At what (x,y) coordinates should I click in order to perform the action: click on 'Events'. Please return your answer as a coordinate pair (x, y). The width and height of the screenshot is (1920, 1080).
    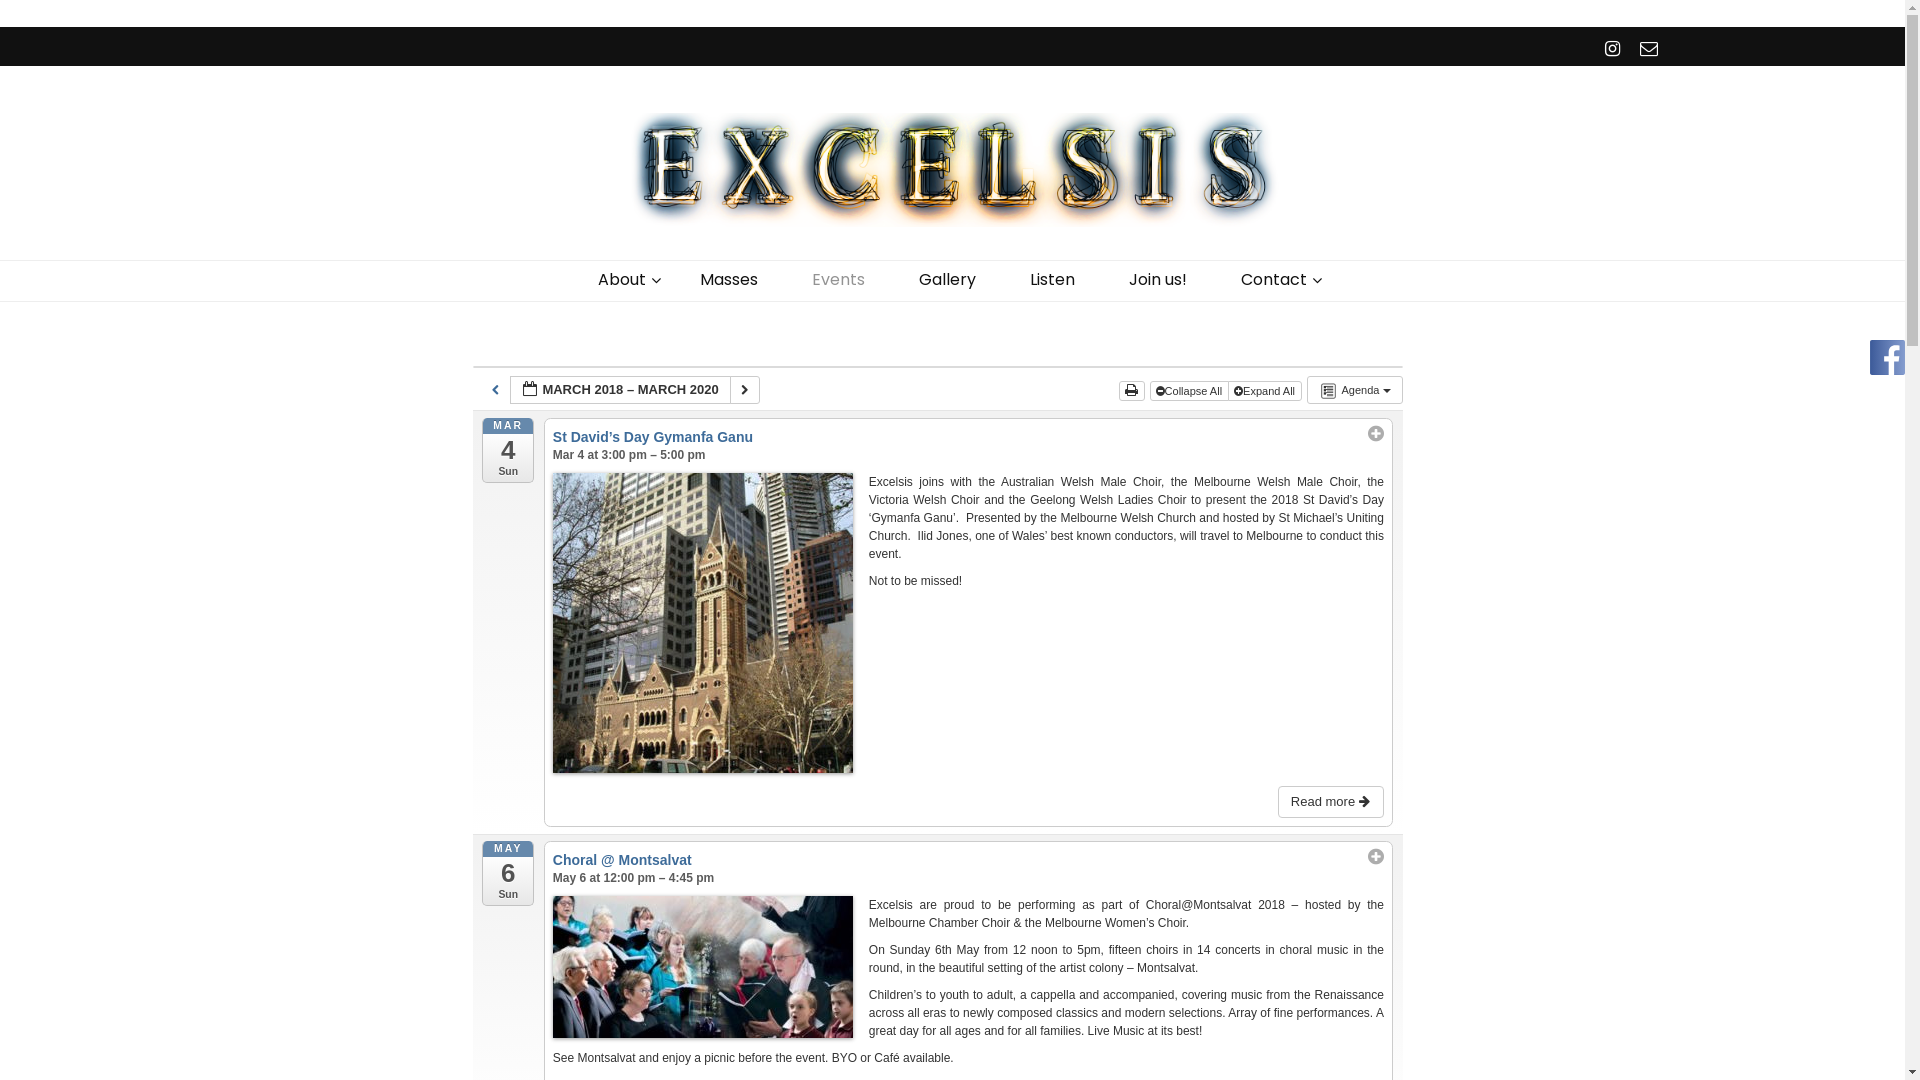
    Looking at the image, I should click on (838, 280).